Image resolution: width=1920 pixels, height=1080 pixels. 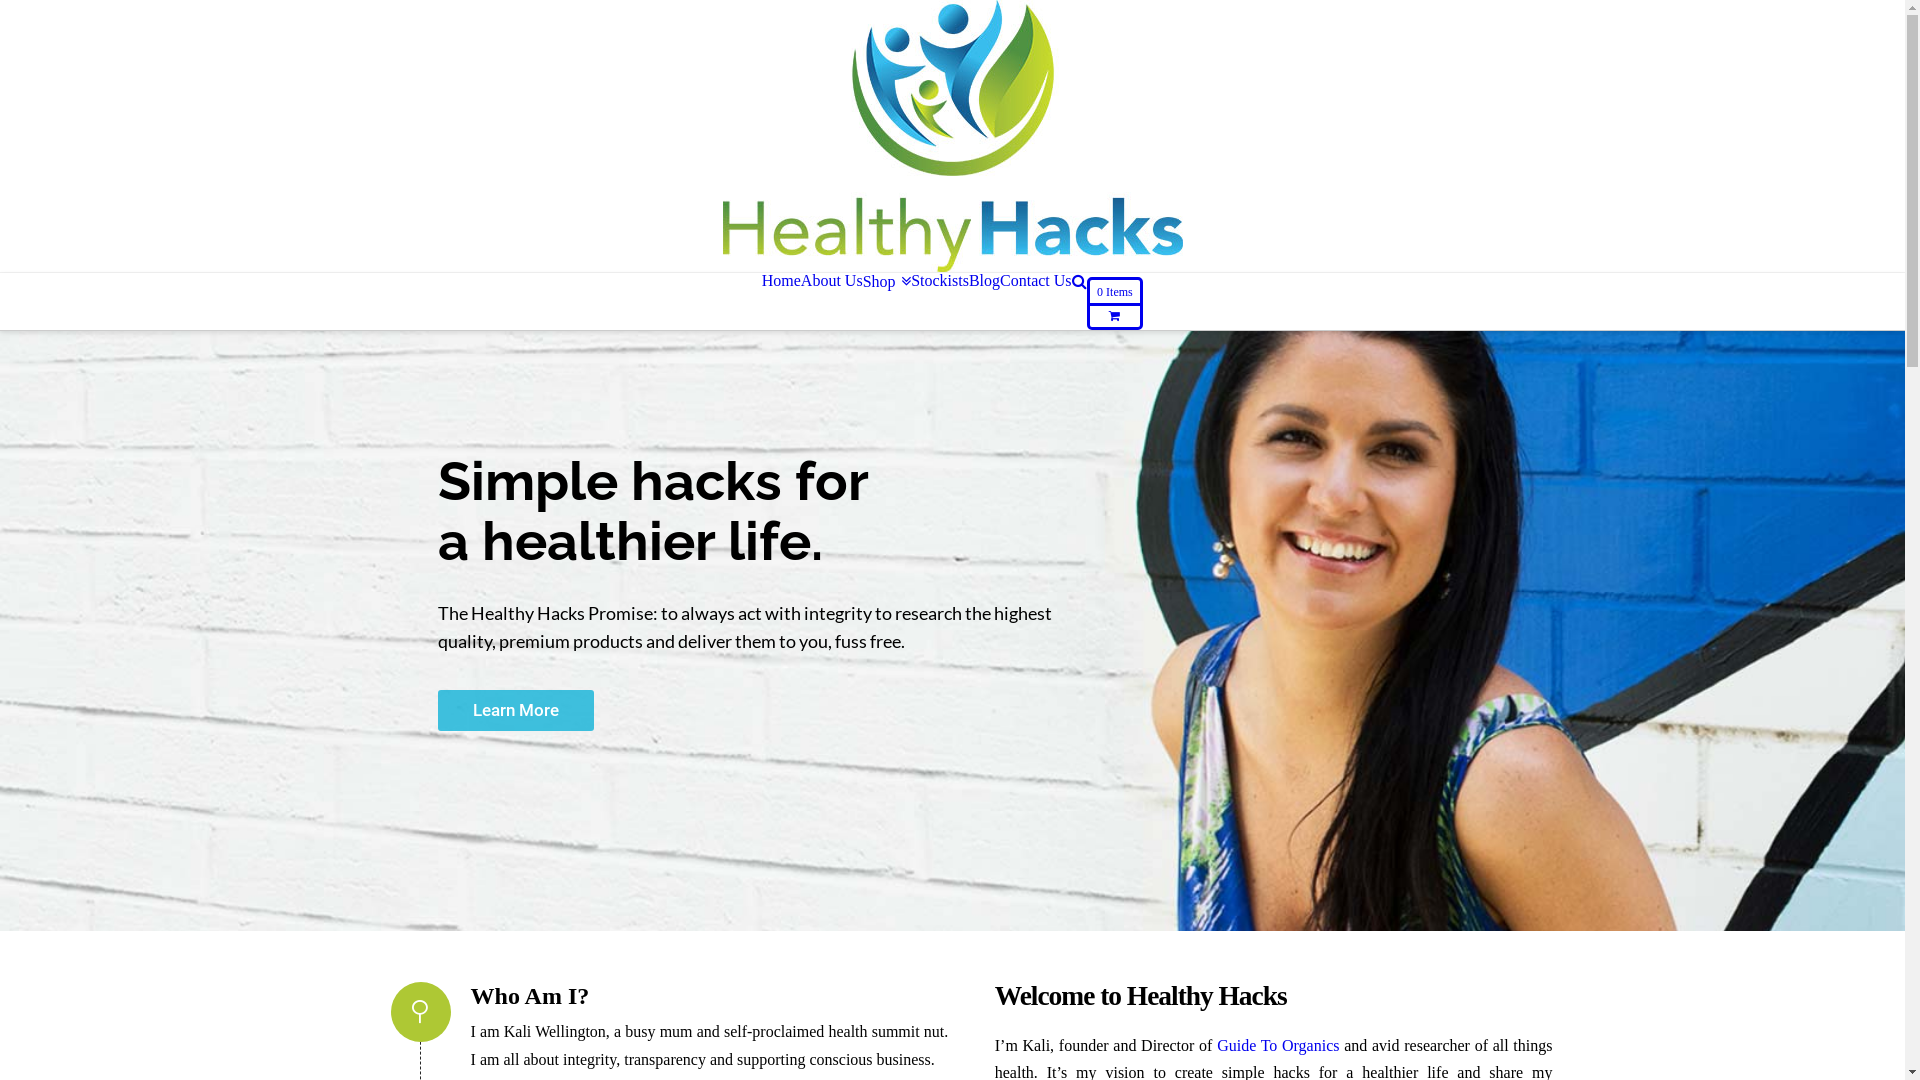 I want to click on 'Home', so click(x=780, y=281).